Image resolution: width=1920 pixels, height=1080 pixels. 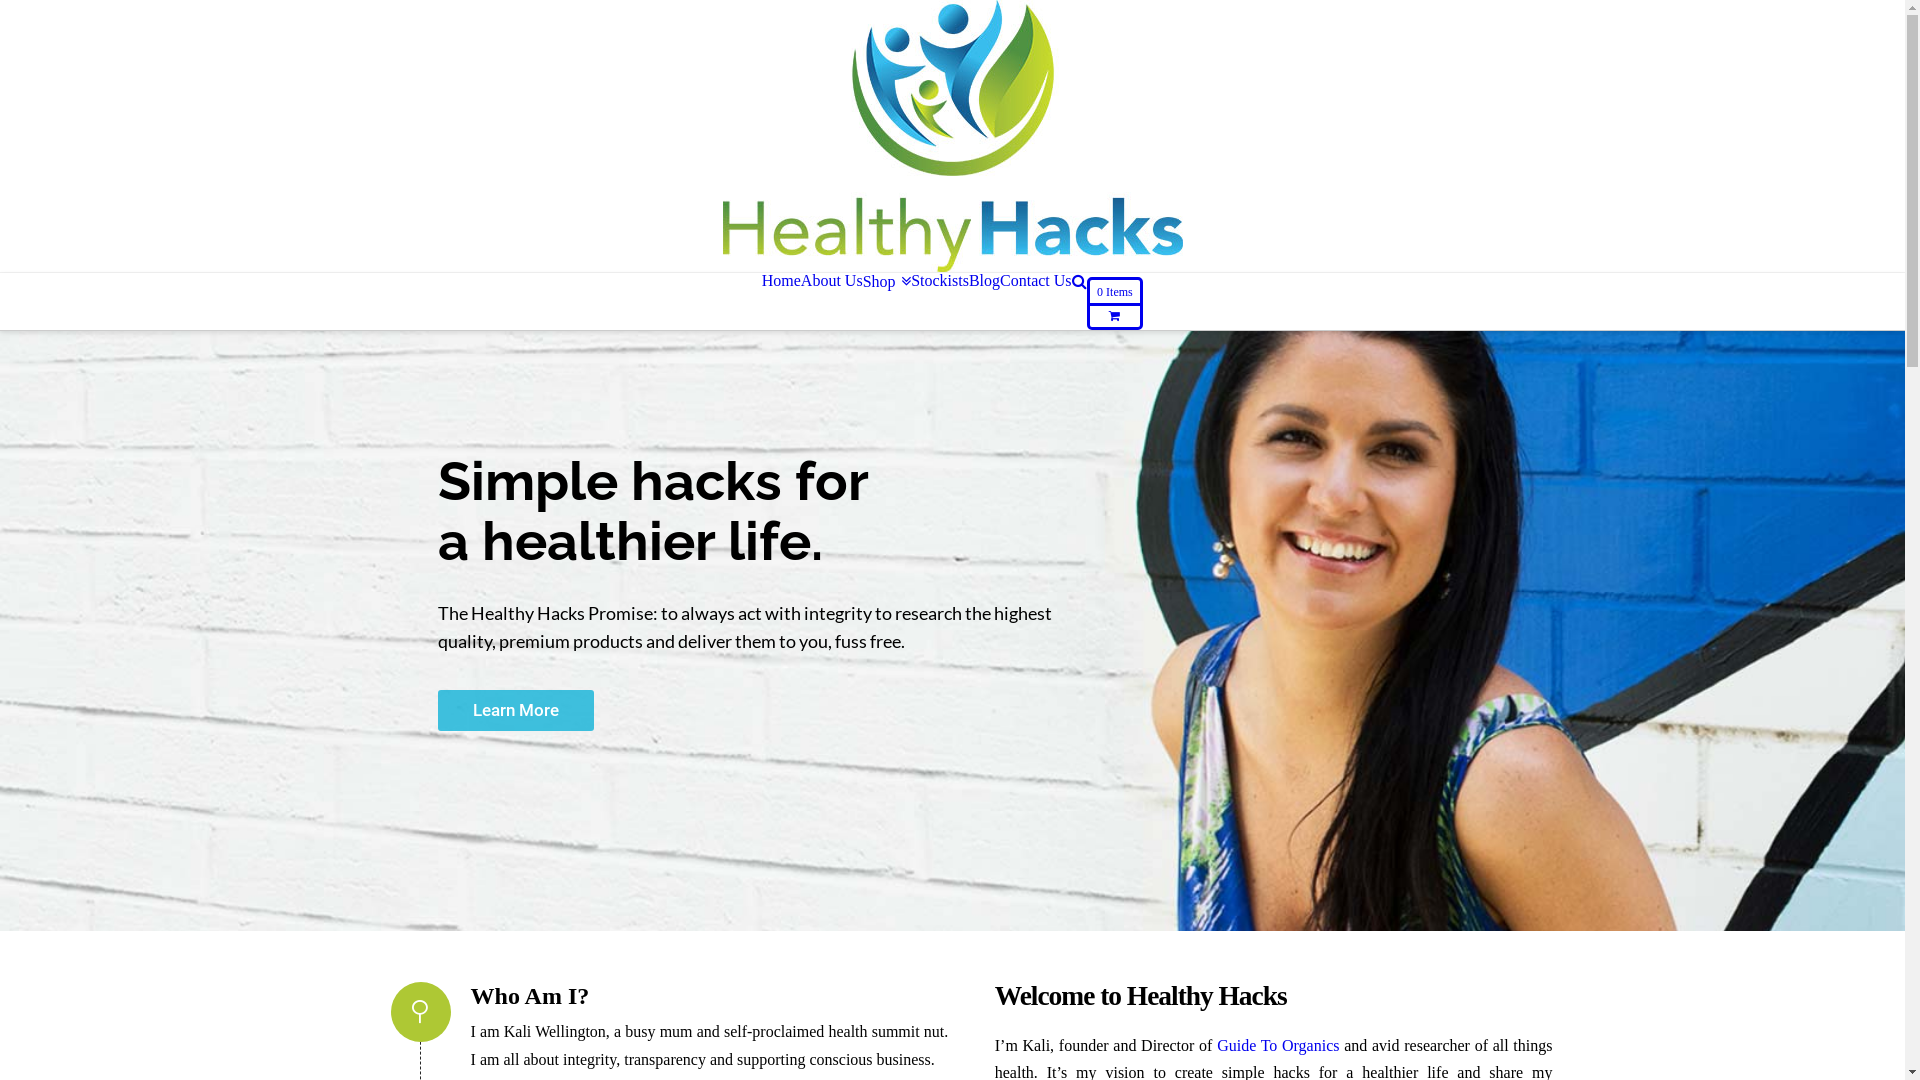 I want to click on 'Home', so click(x=780, y=281).